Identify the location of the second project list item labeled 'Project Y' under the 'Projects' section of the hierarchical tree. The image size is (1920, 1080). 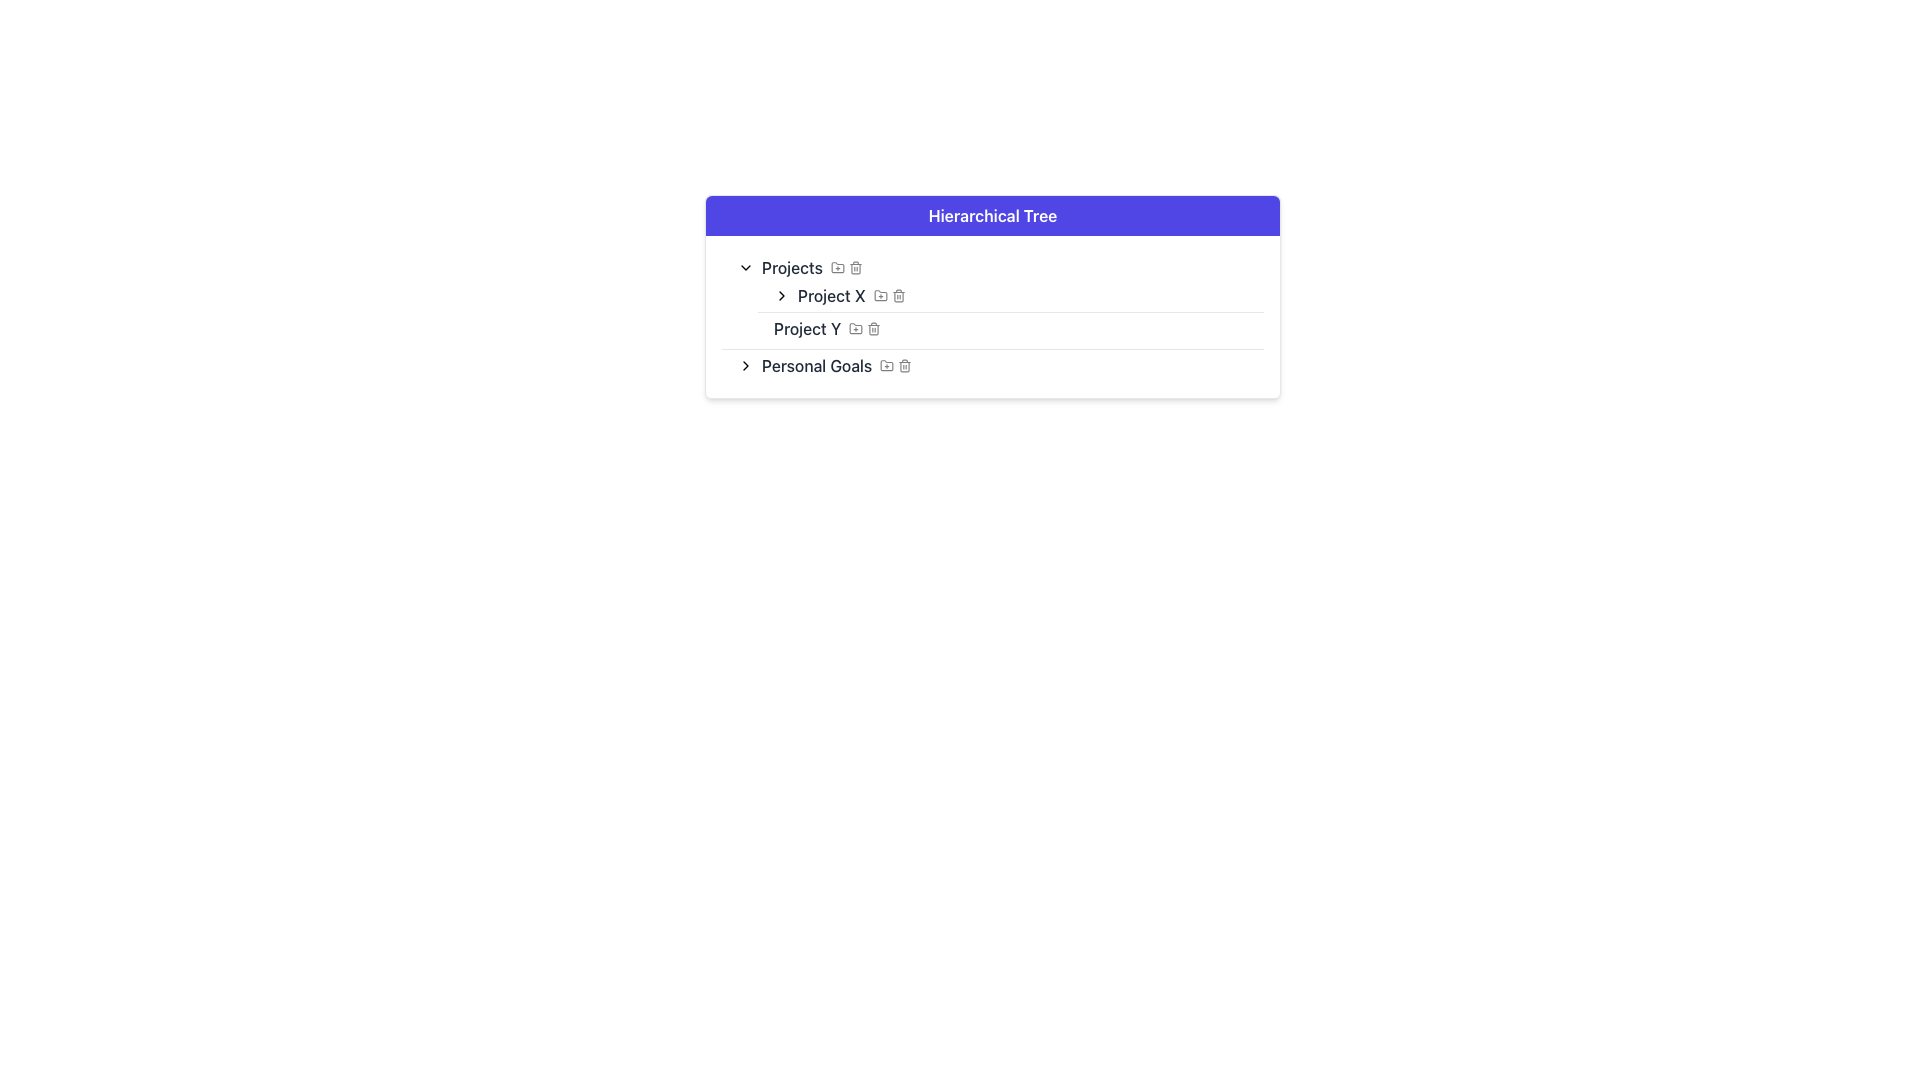
(1011, 327).